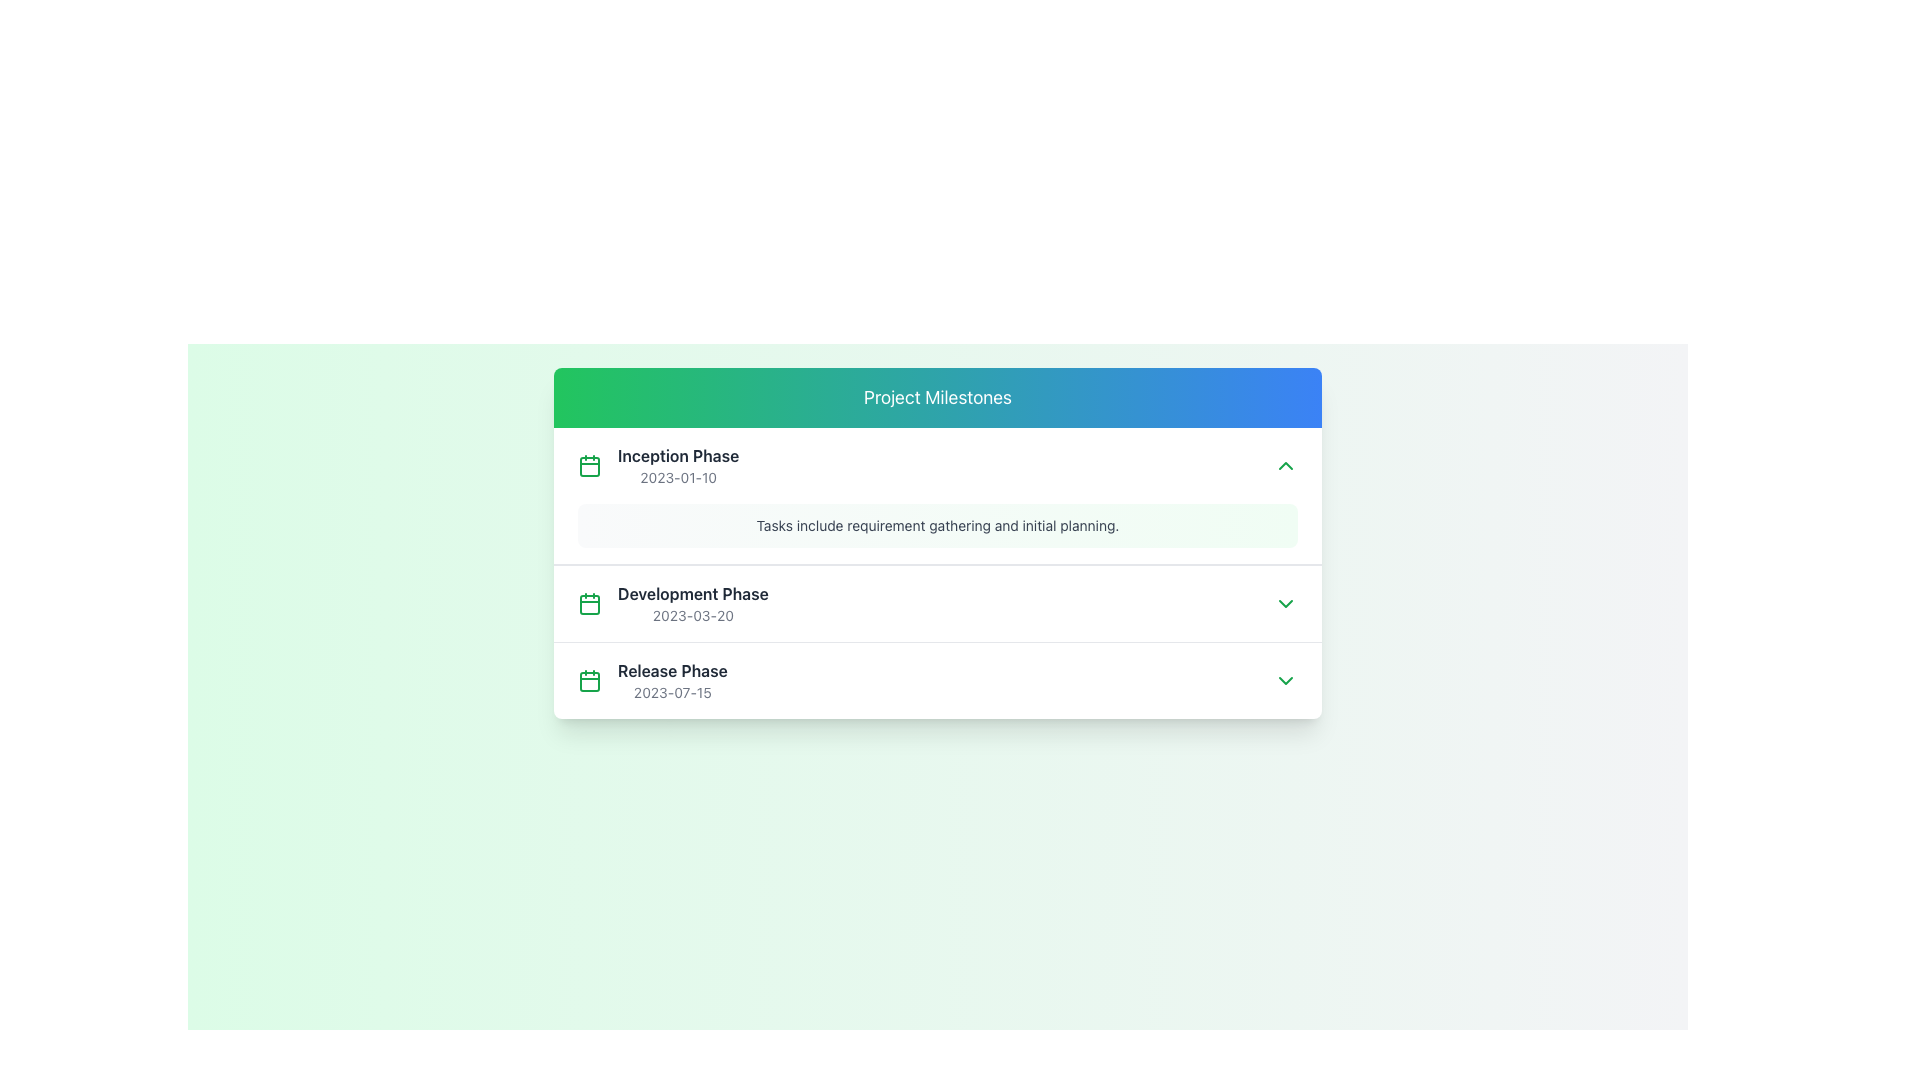 The height and width of the screenshot is (1080, 1920). I want to click on the text label displaying the date '2023-07-15', which is styled in a smaller font and light gray color, located below the 'Release Phase' header in the 'Project Milestones' panel, so click(672, 692).